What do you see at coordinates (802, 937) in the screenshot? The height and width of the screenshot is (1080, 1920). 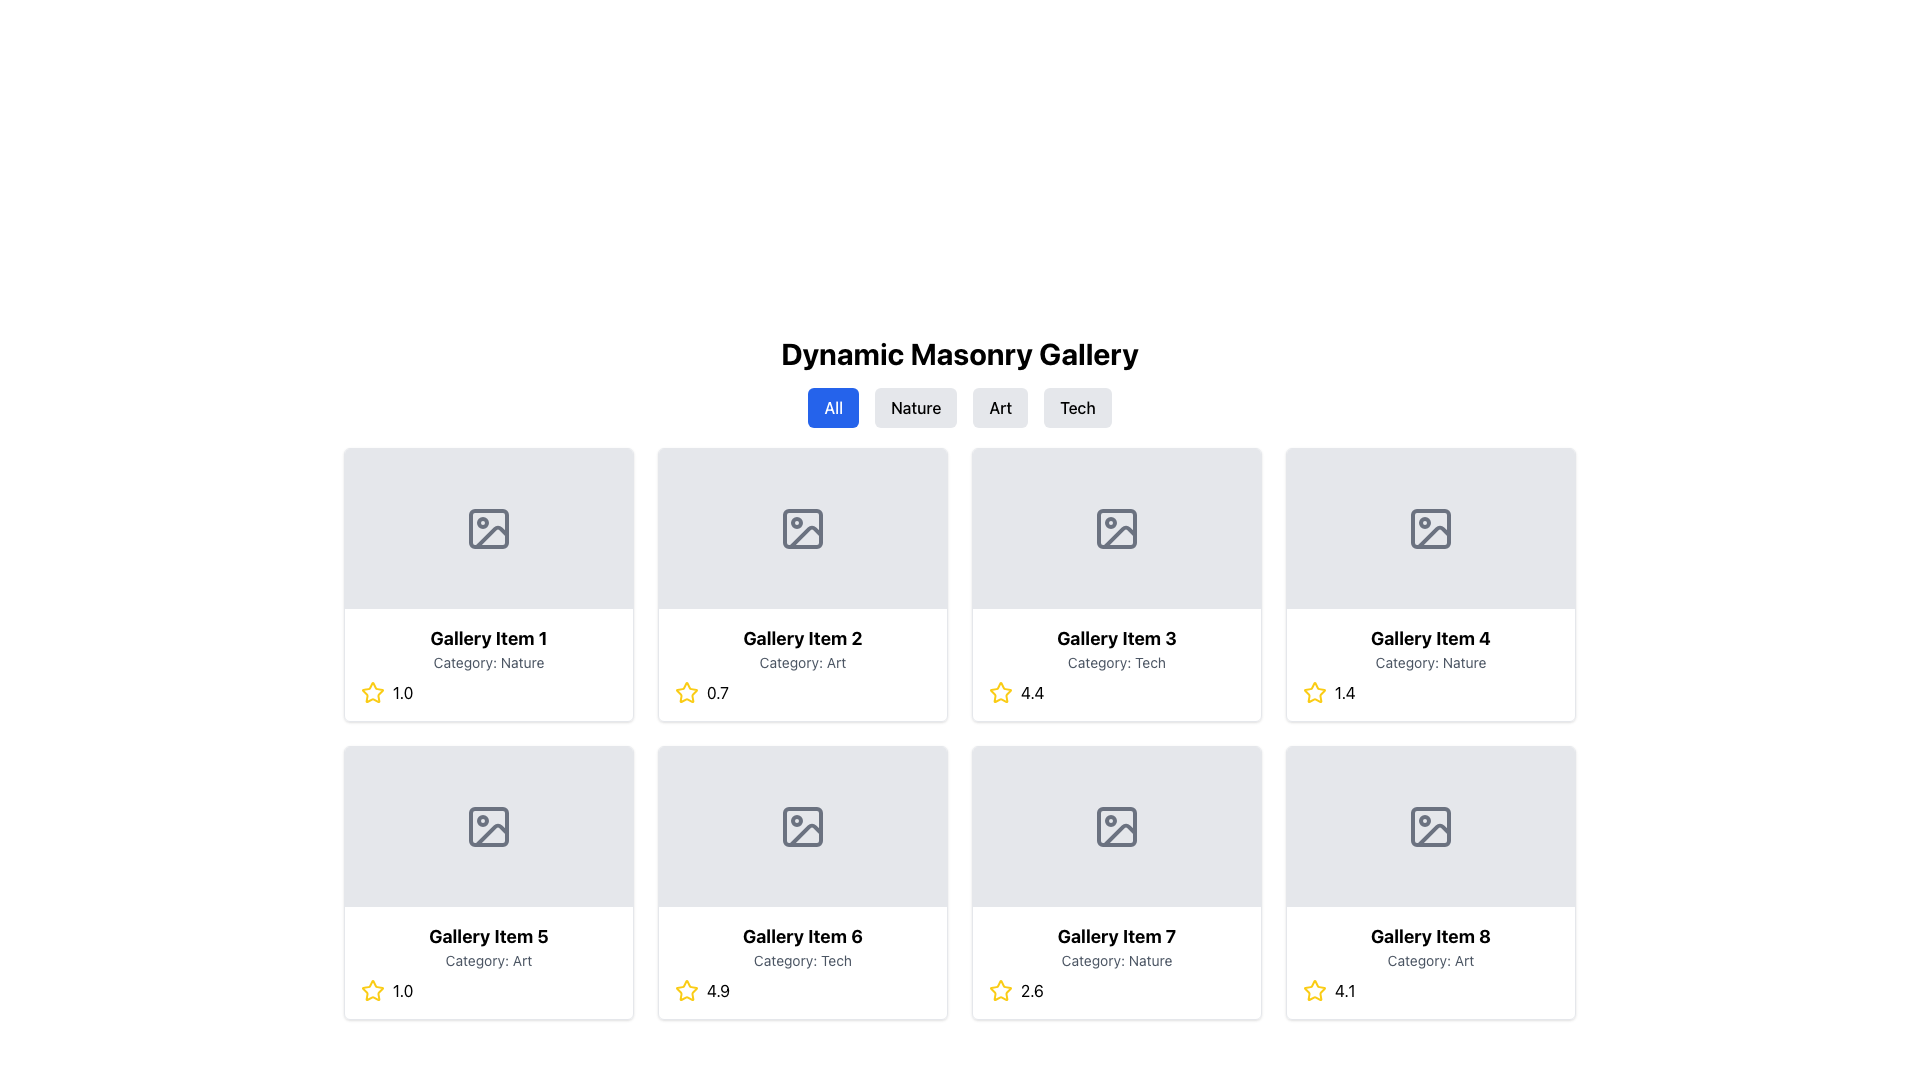 I see `text of the bold, black label displaying 'Gallery Item 6' which is located within a card-like UI component in the grid layout` at bounding box center [802, 937].